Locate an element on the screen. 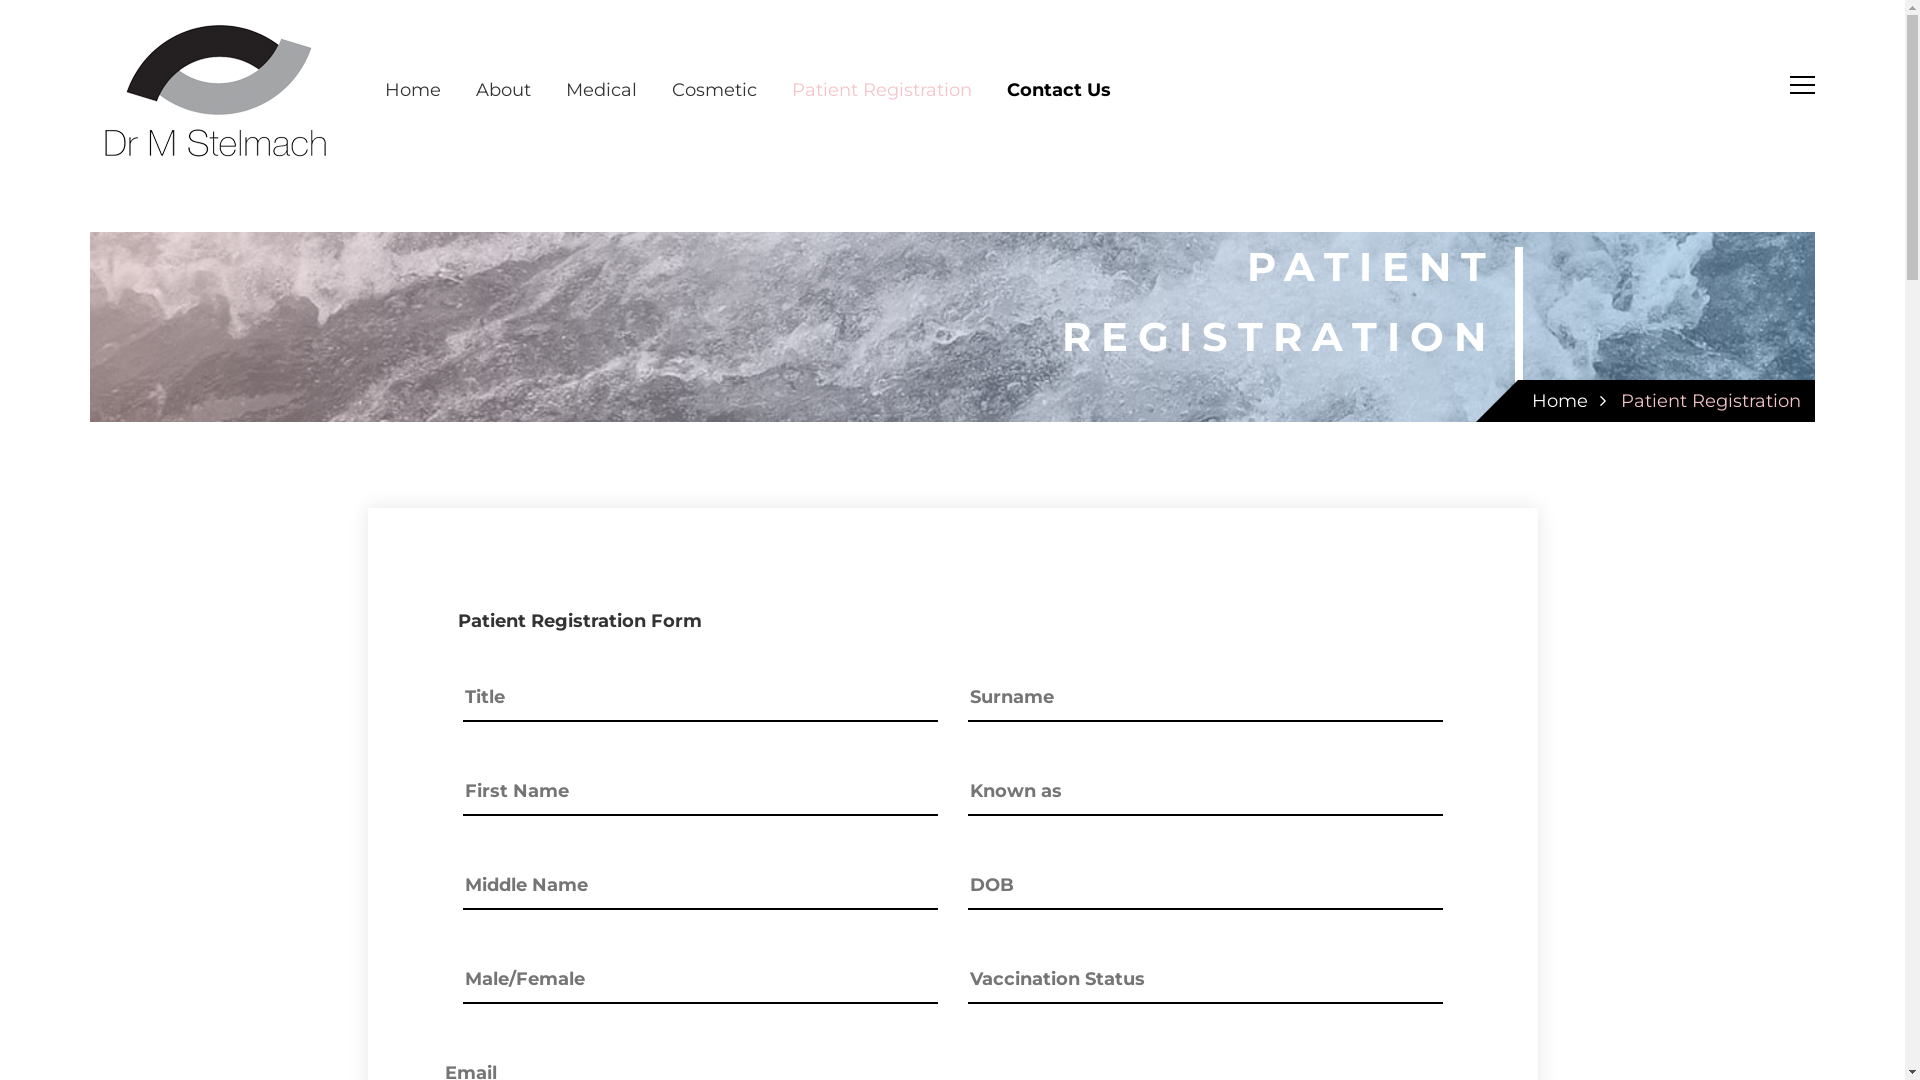 This screenshot has width=1920, height=1080. 'Patient Registration' is located at coordinates (881, 88).